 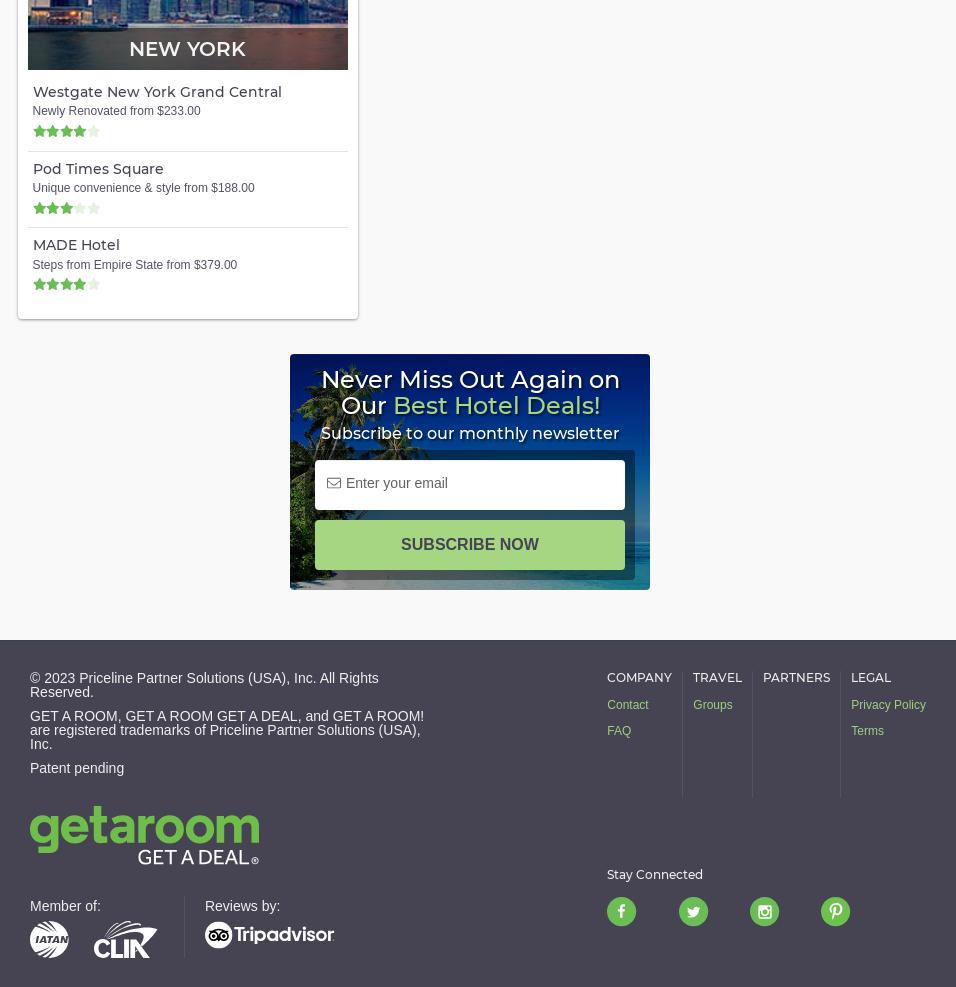 What do you see at coordinates (114, 111) in the screenshot?
I see `'Newly Renovated from $233.00'` at bounding box center [114, 111].